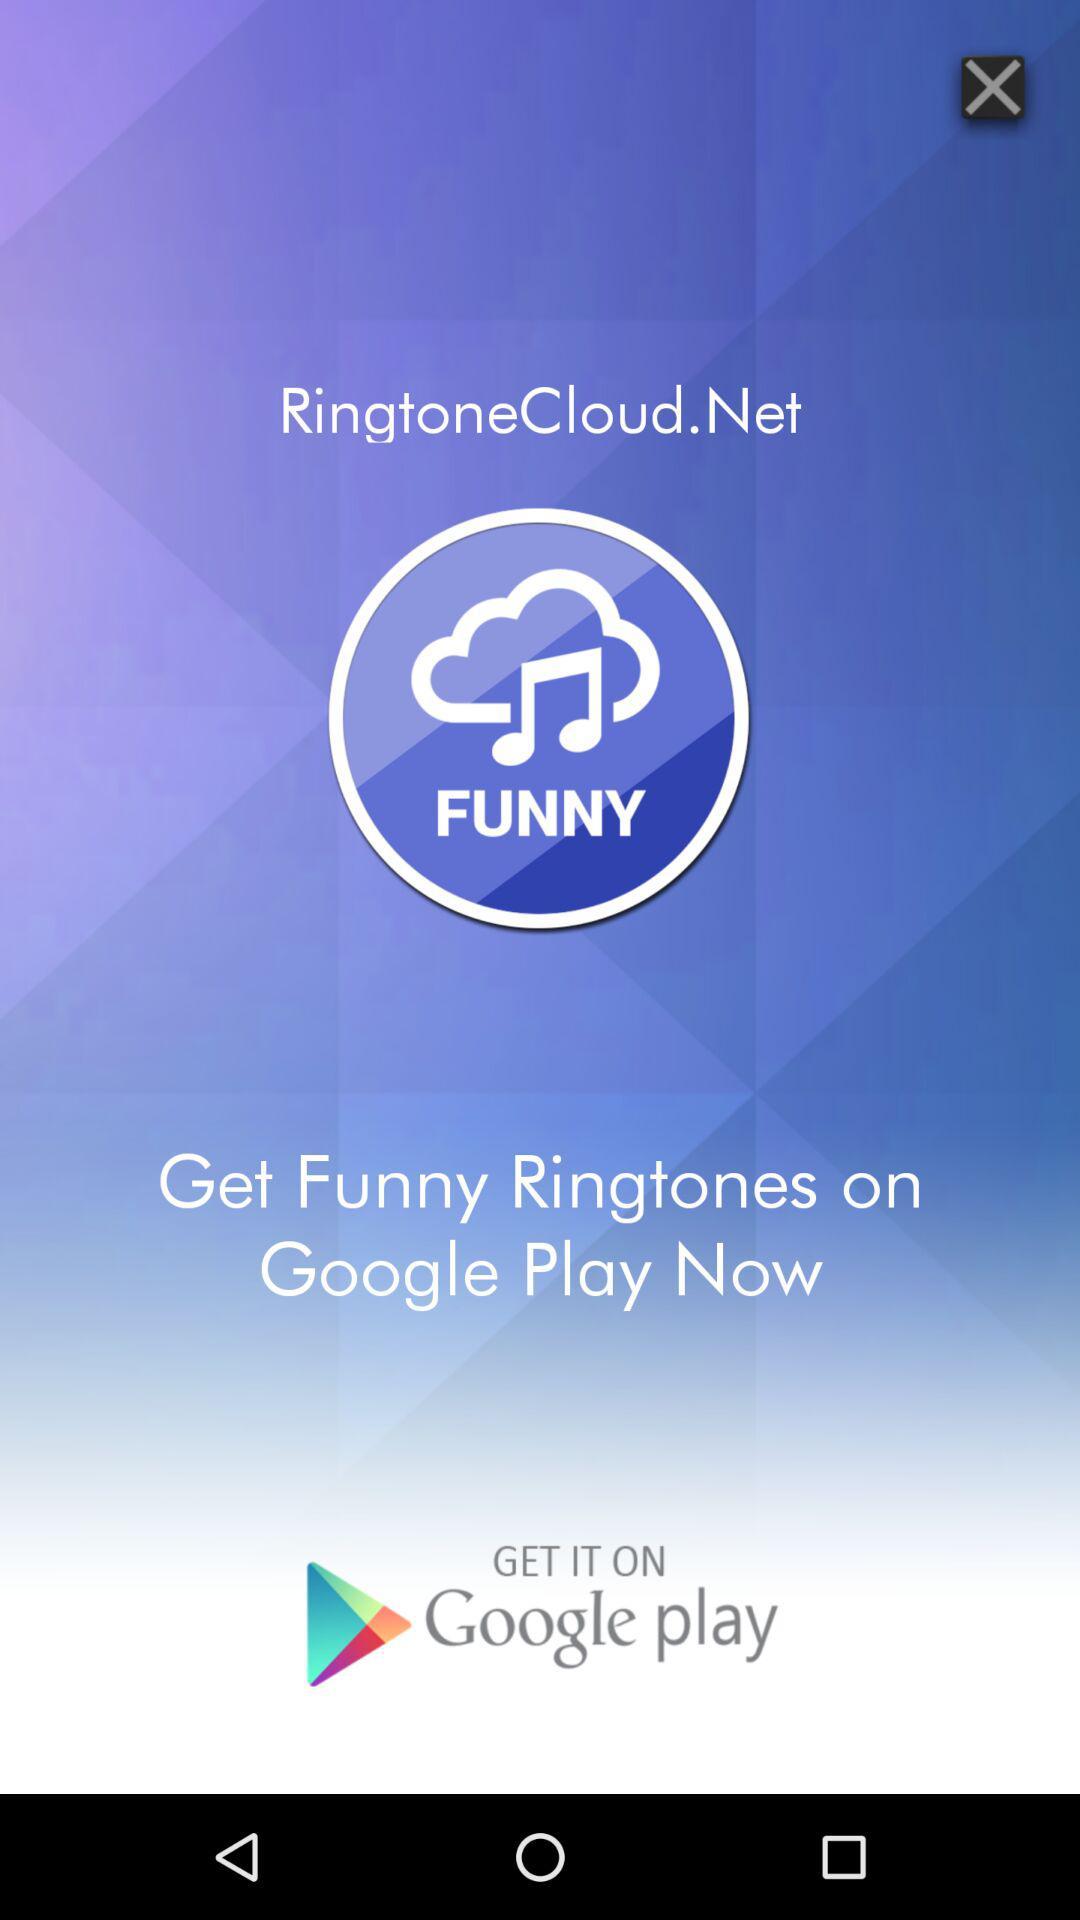  What do you see at coordinates (992, 85) in the screenshot?
I see `icon at the top right corner` at bounding box center [992, 85].